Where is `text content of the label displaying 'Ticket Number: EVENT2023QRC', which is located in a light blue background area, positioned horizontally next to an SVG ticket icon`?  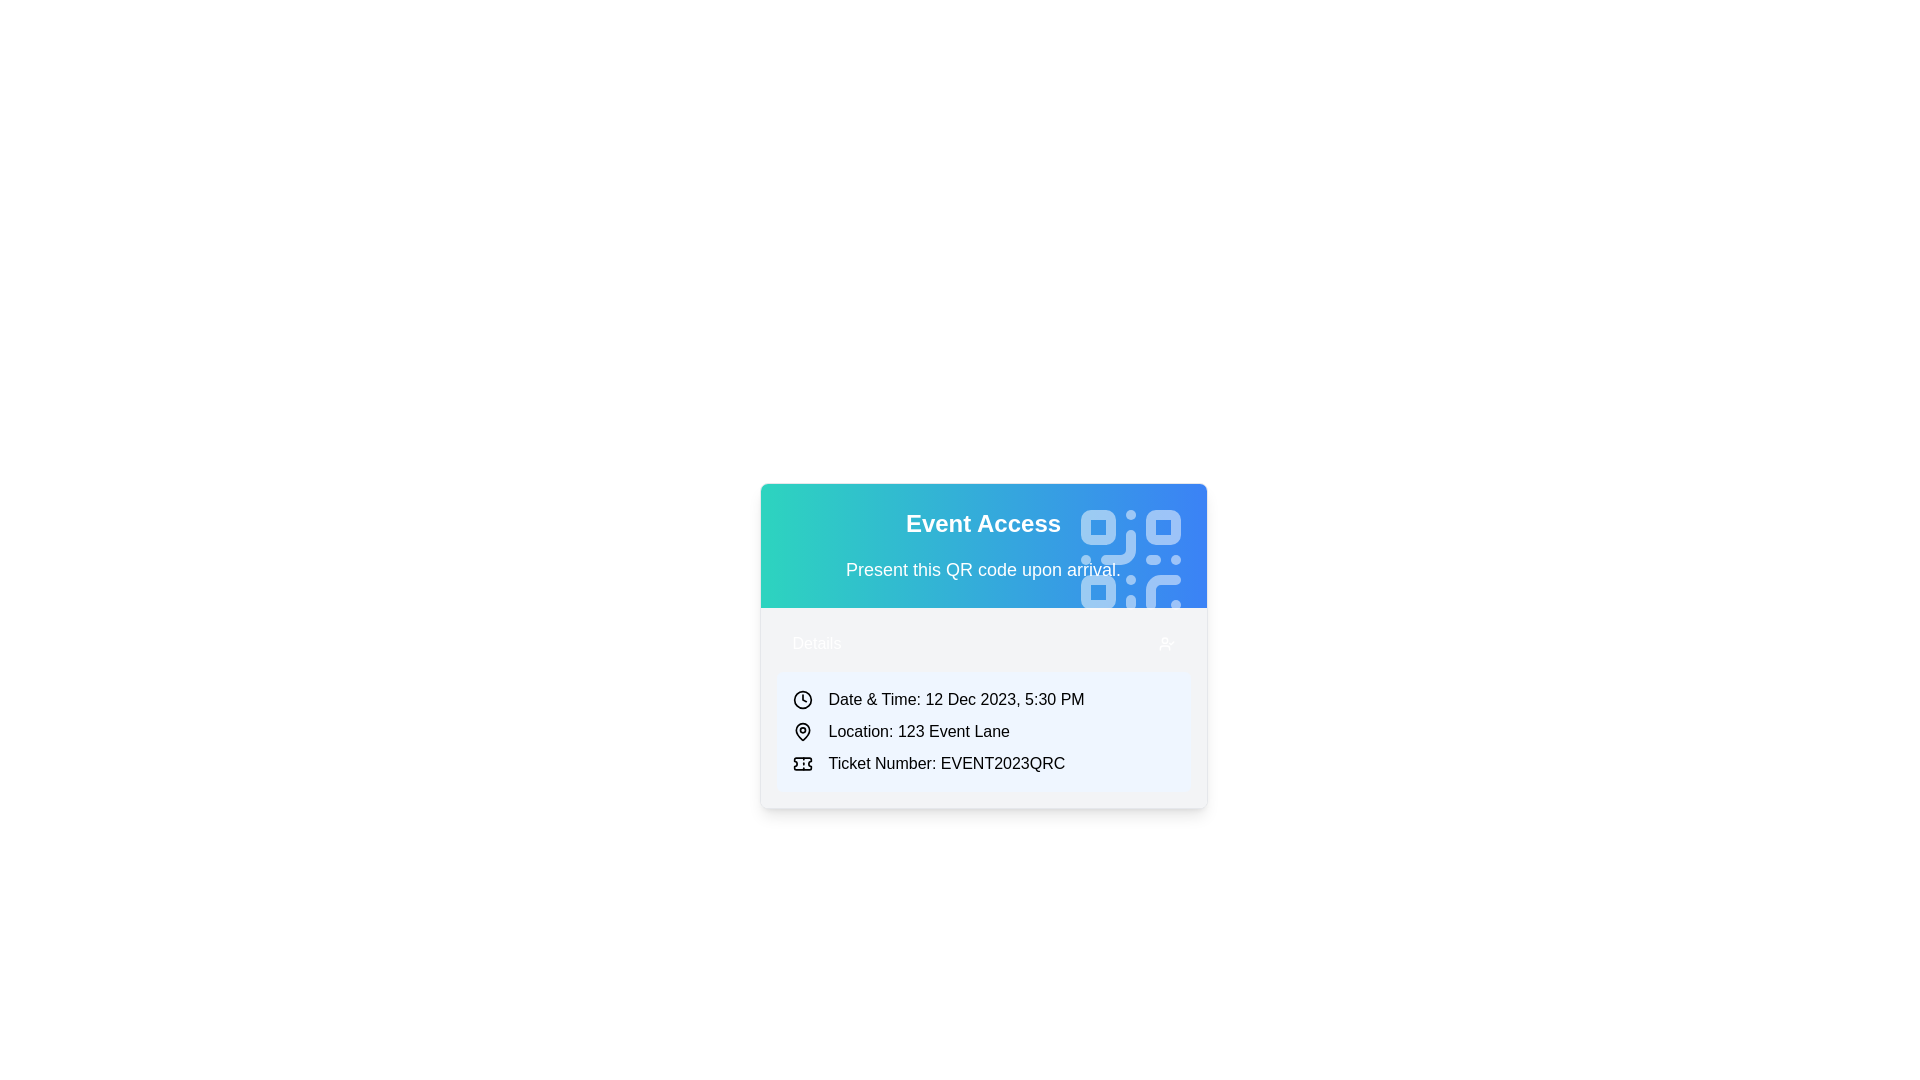 text content of the label displaying 'Ticket Number: EVENT2023QRC', which is located in a light blue background area, positioned horizontally next to an SVG ticket icon is located at coordinates (945, 763).